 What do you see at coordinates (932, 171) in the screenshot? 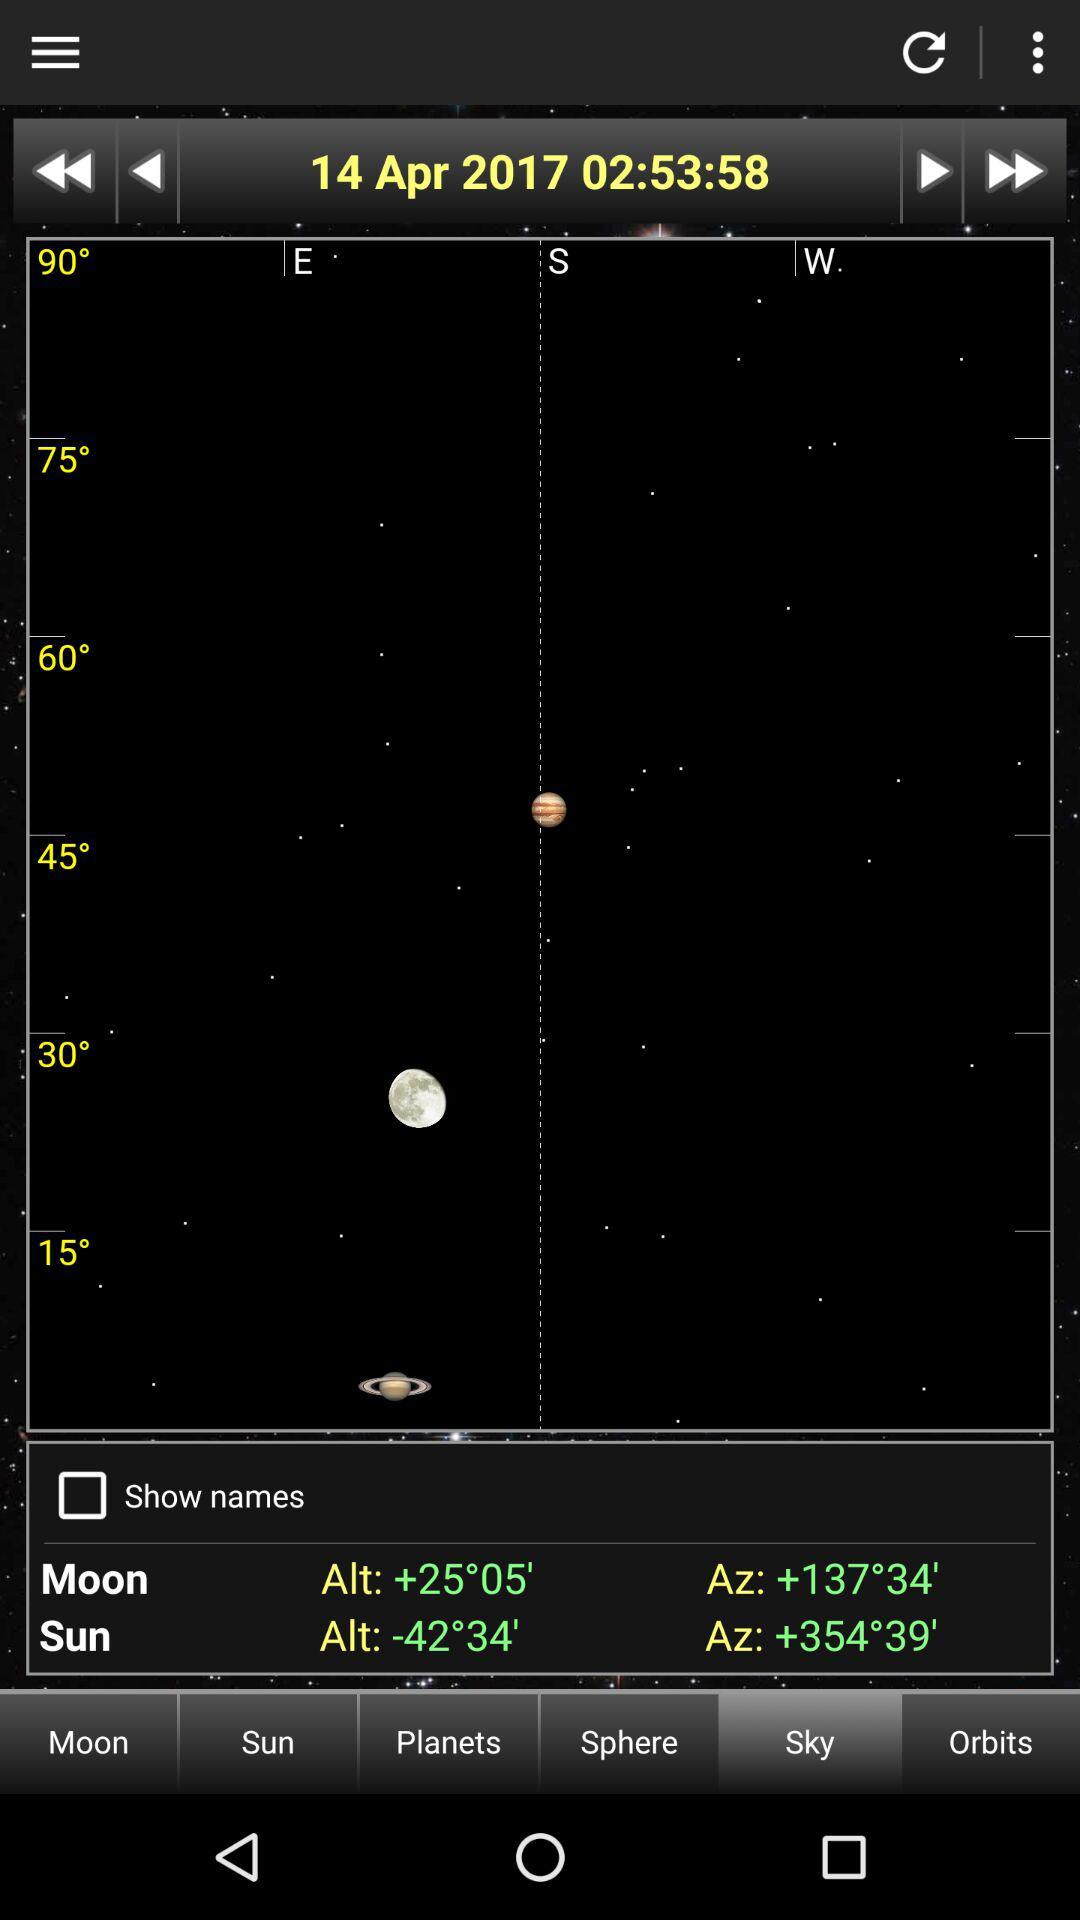
I see `next button` at bounding box center [932, 171].